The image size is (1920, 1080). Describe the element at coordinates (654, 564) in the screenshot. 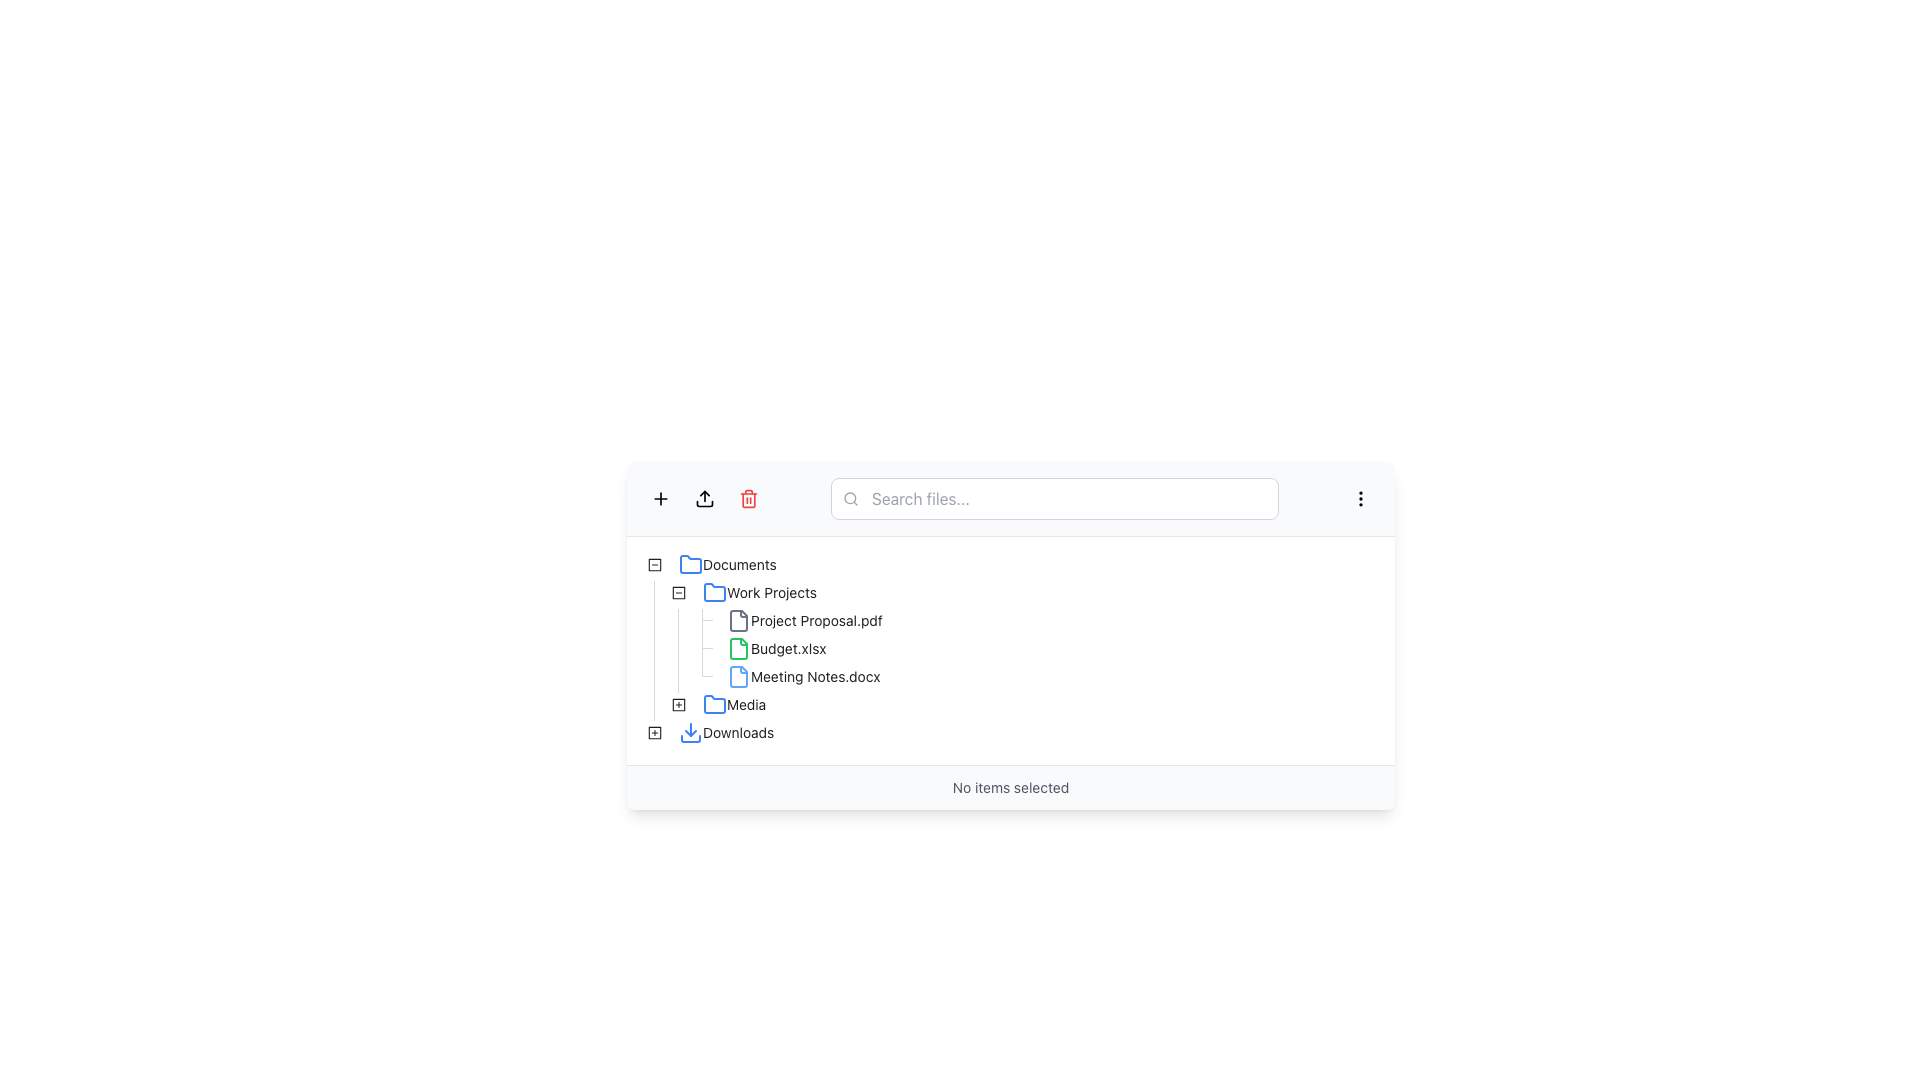

I see `the icon representing a collapsible section or inactive state` at that location.